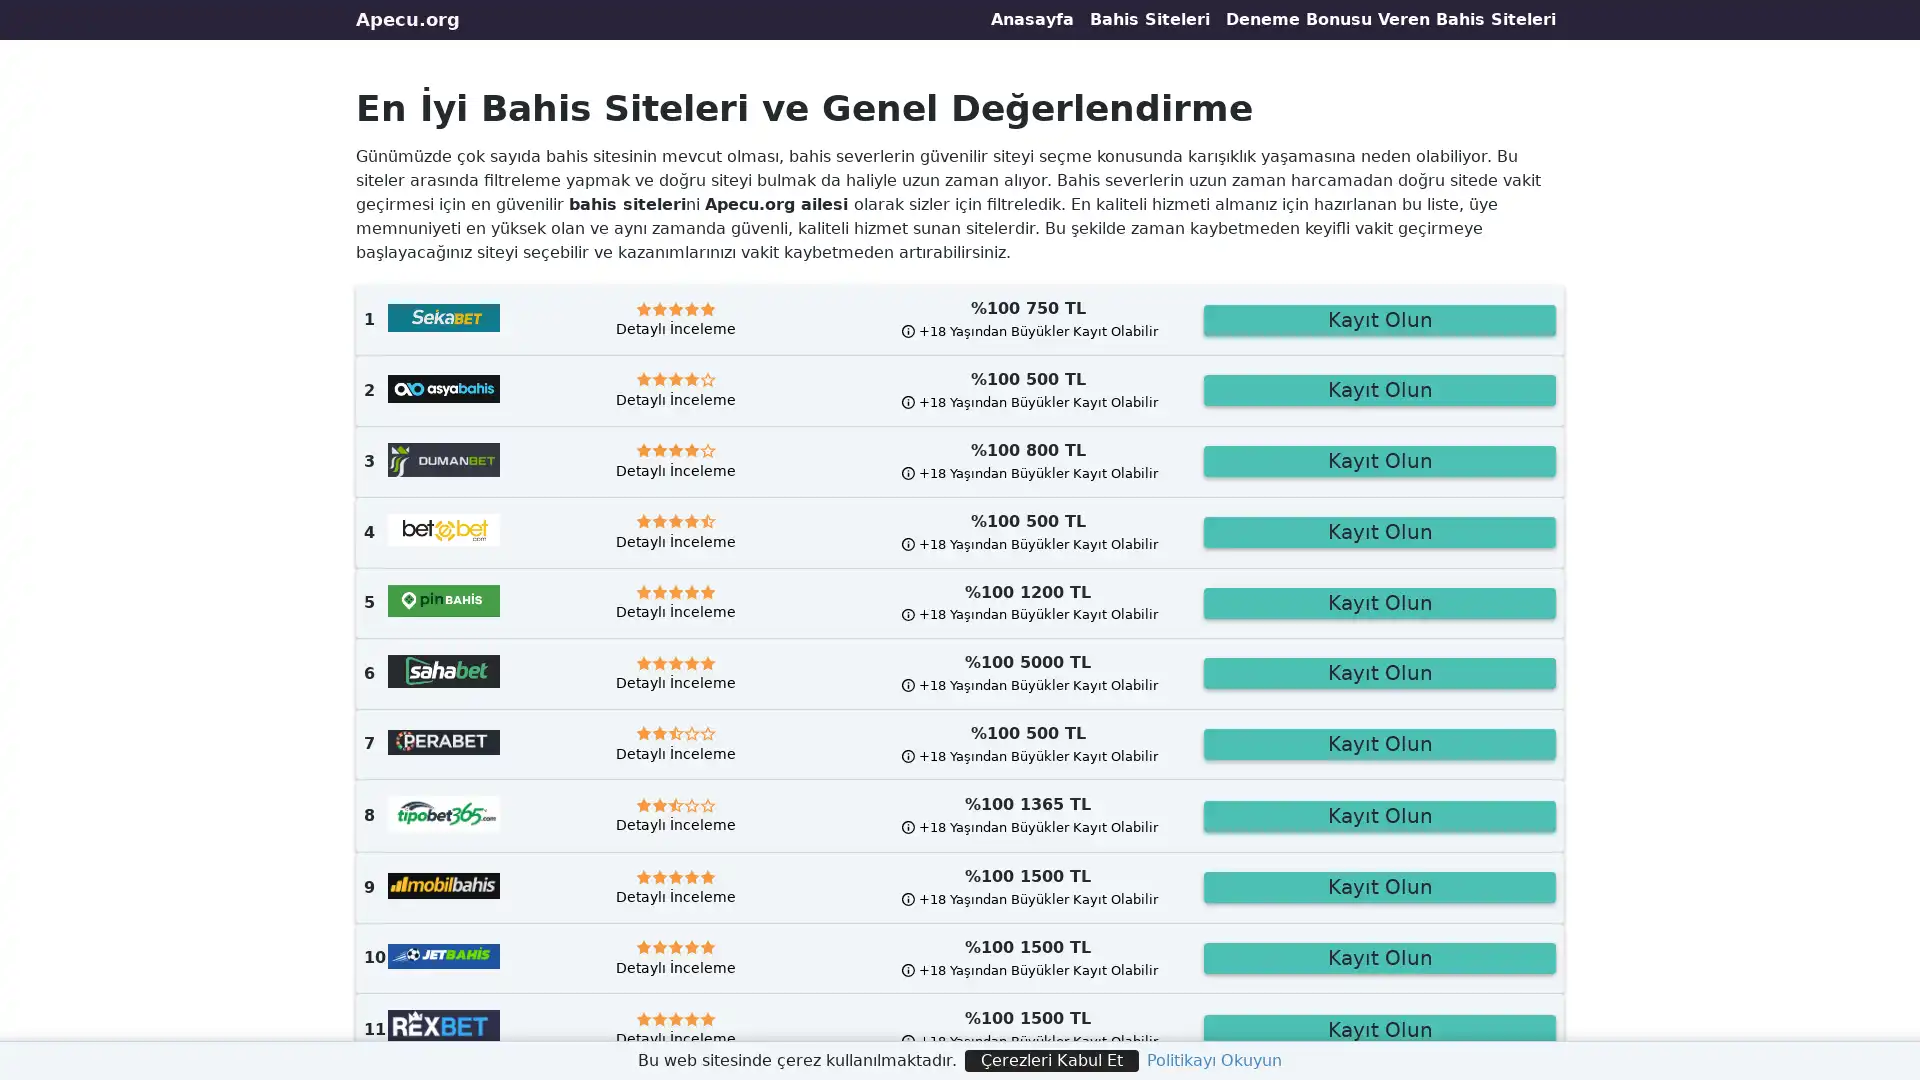 This screenshot has height=1080, width=1920. I want to click on Load terms and conditions, so click(1027, 683).